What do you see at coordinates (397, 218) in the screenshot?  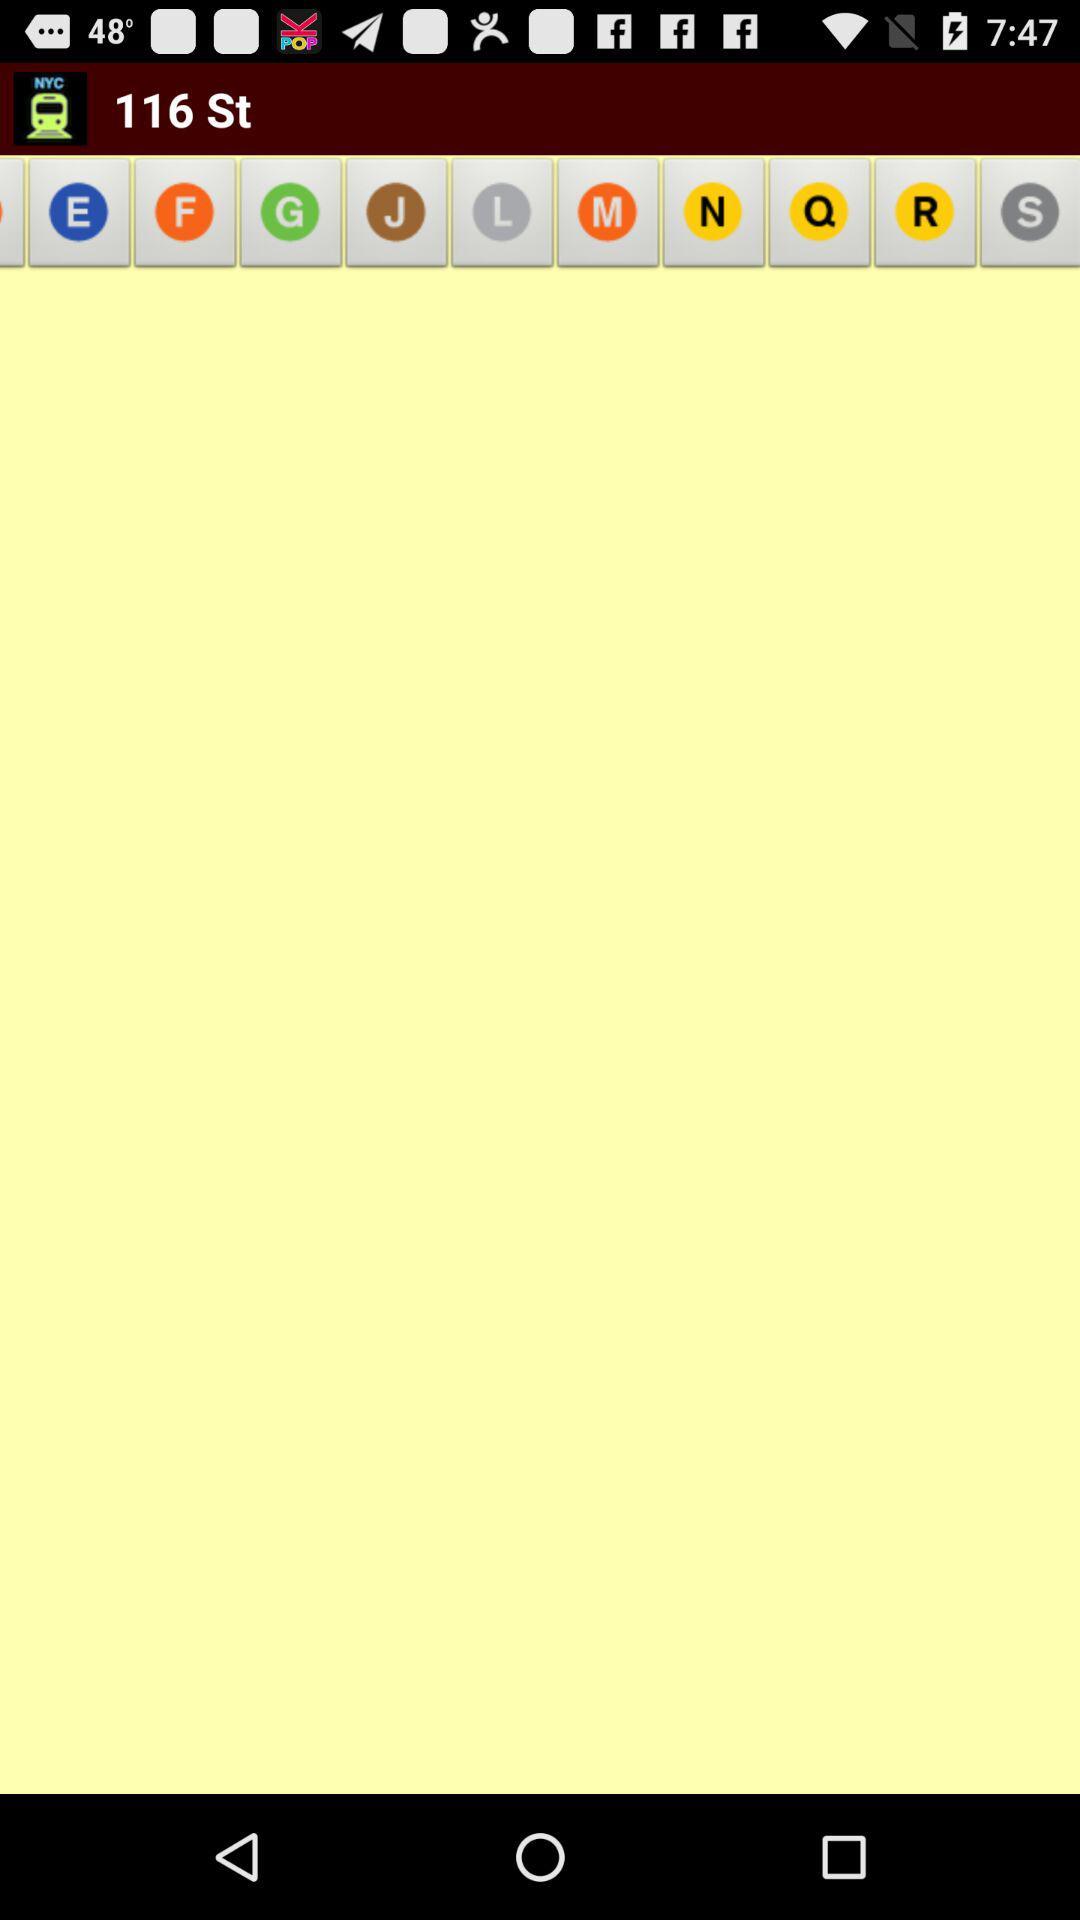 I see `the item next to 116 st app` at bounding box center [397, 218].